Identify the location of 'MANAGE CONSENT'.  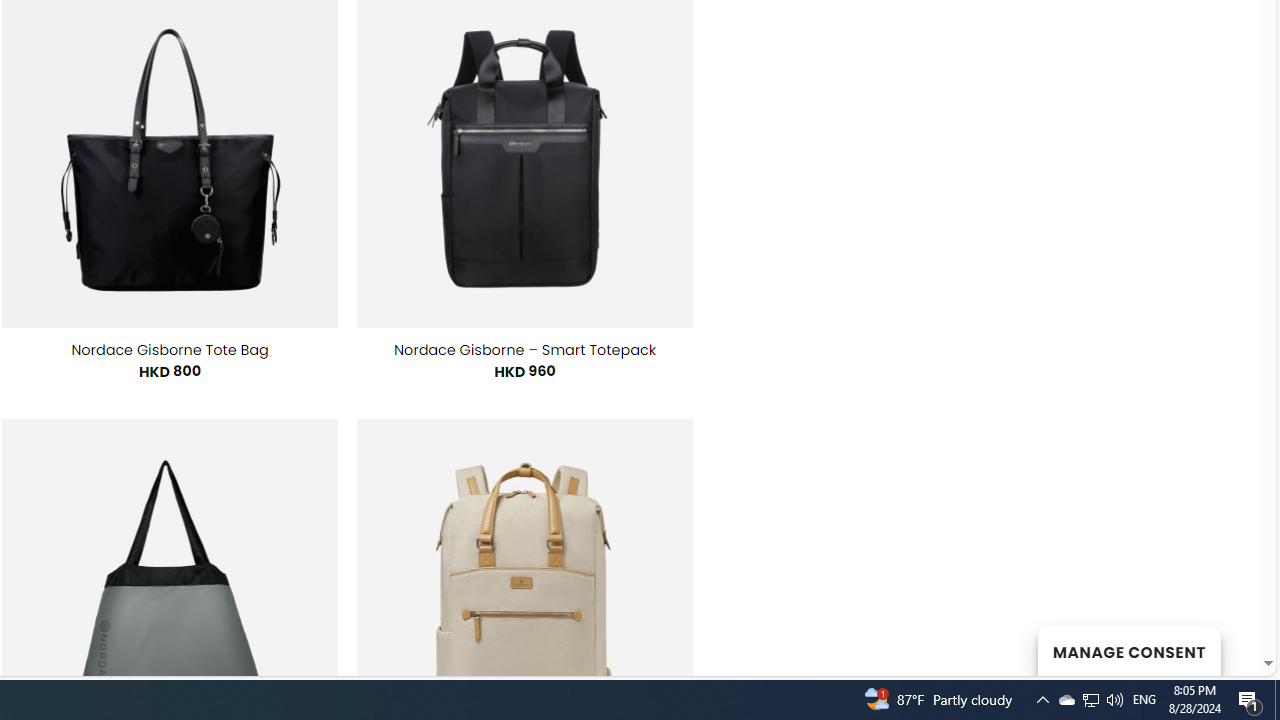
(1128, 650).